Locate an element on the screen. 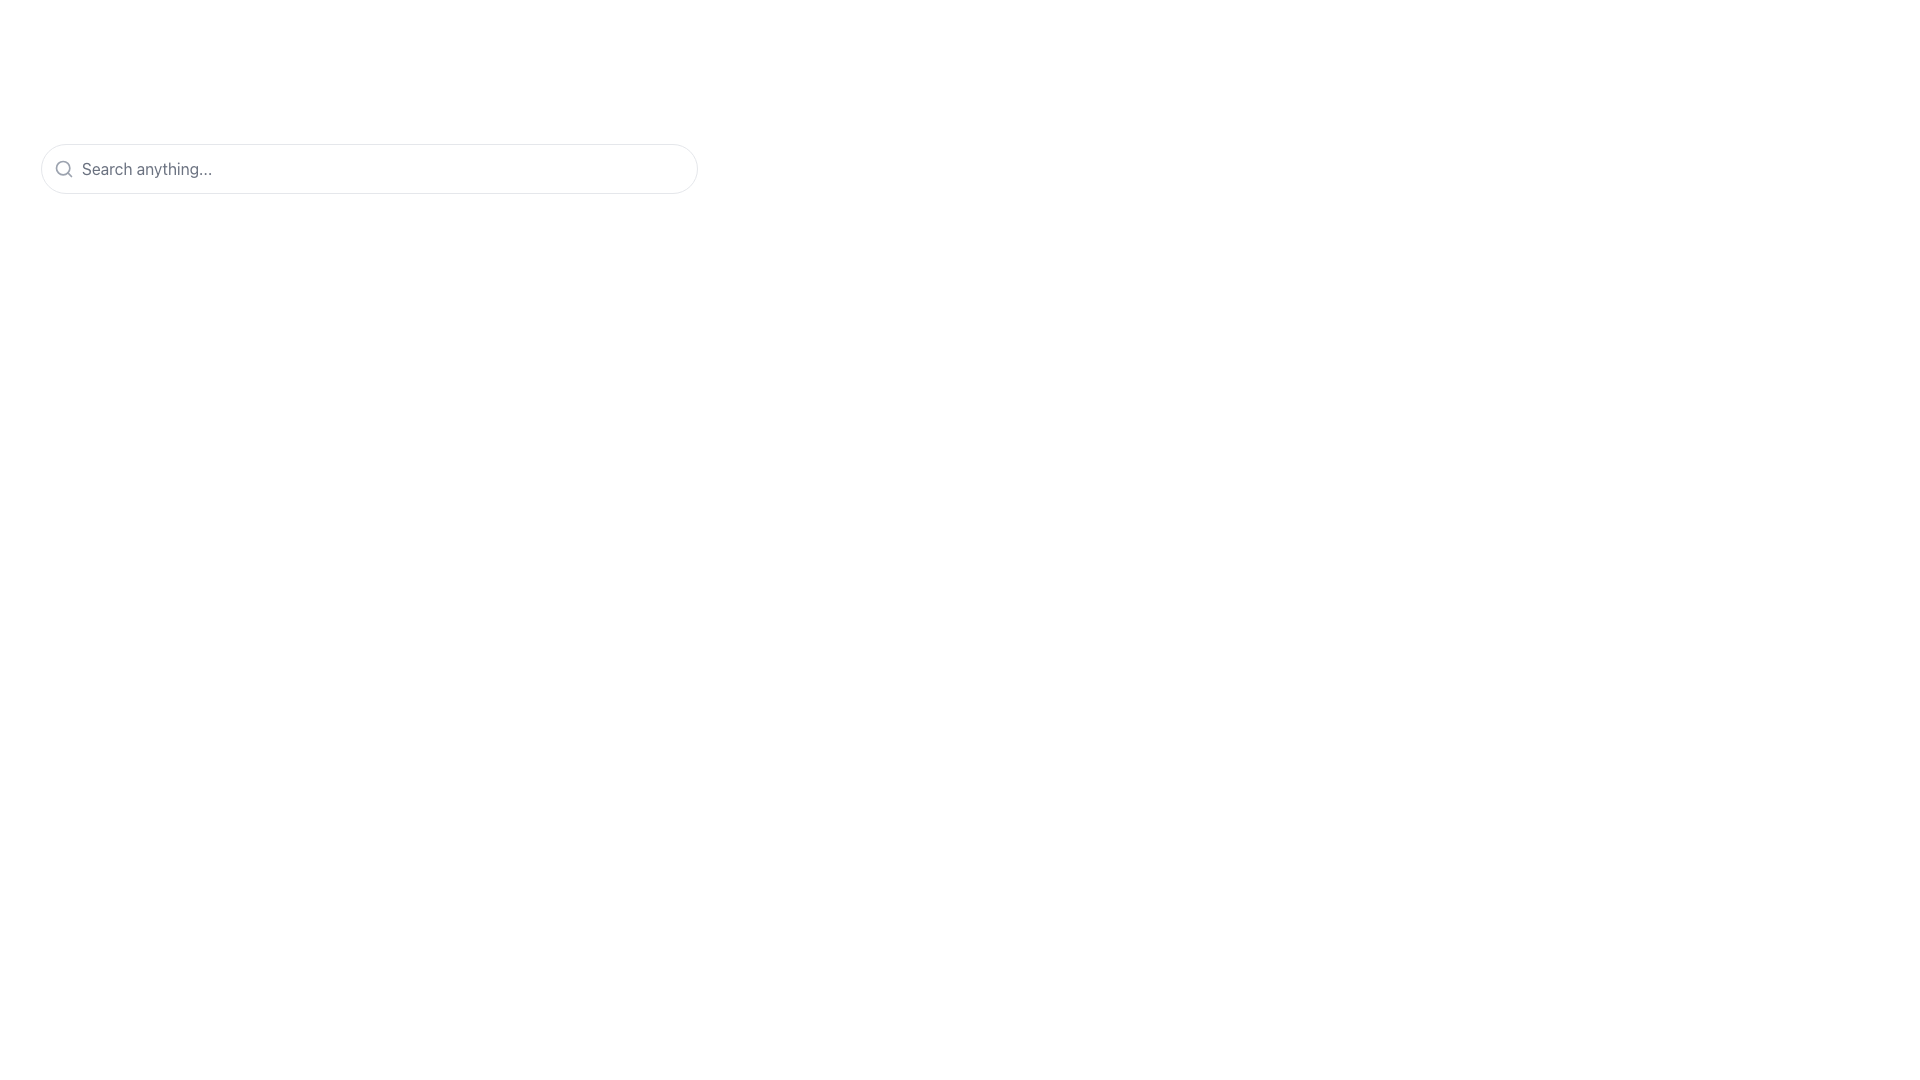  the magnifying glass icon located at the leftmost area of the search input bar, which precedes the placeholder text 'Search anything...' is located at coordinates (63, 168).